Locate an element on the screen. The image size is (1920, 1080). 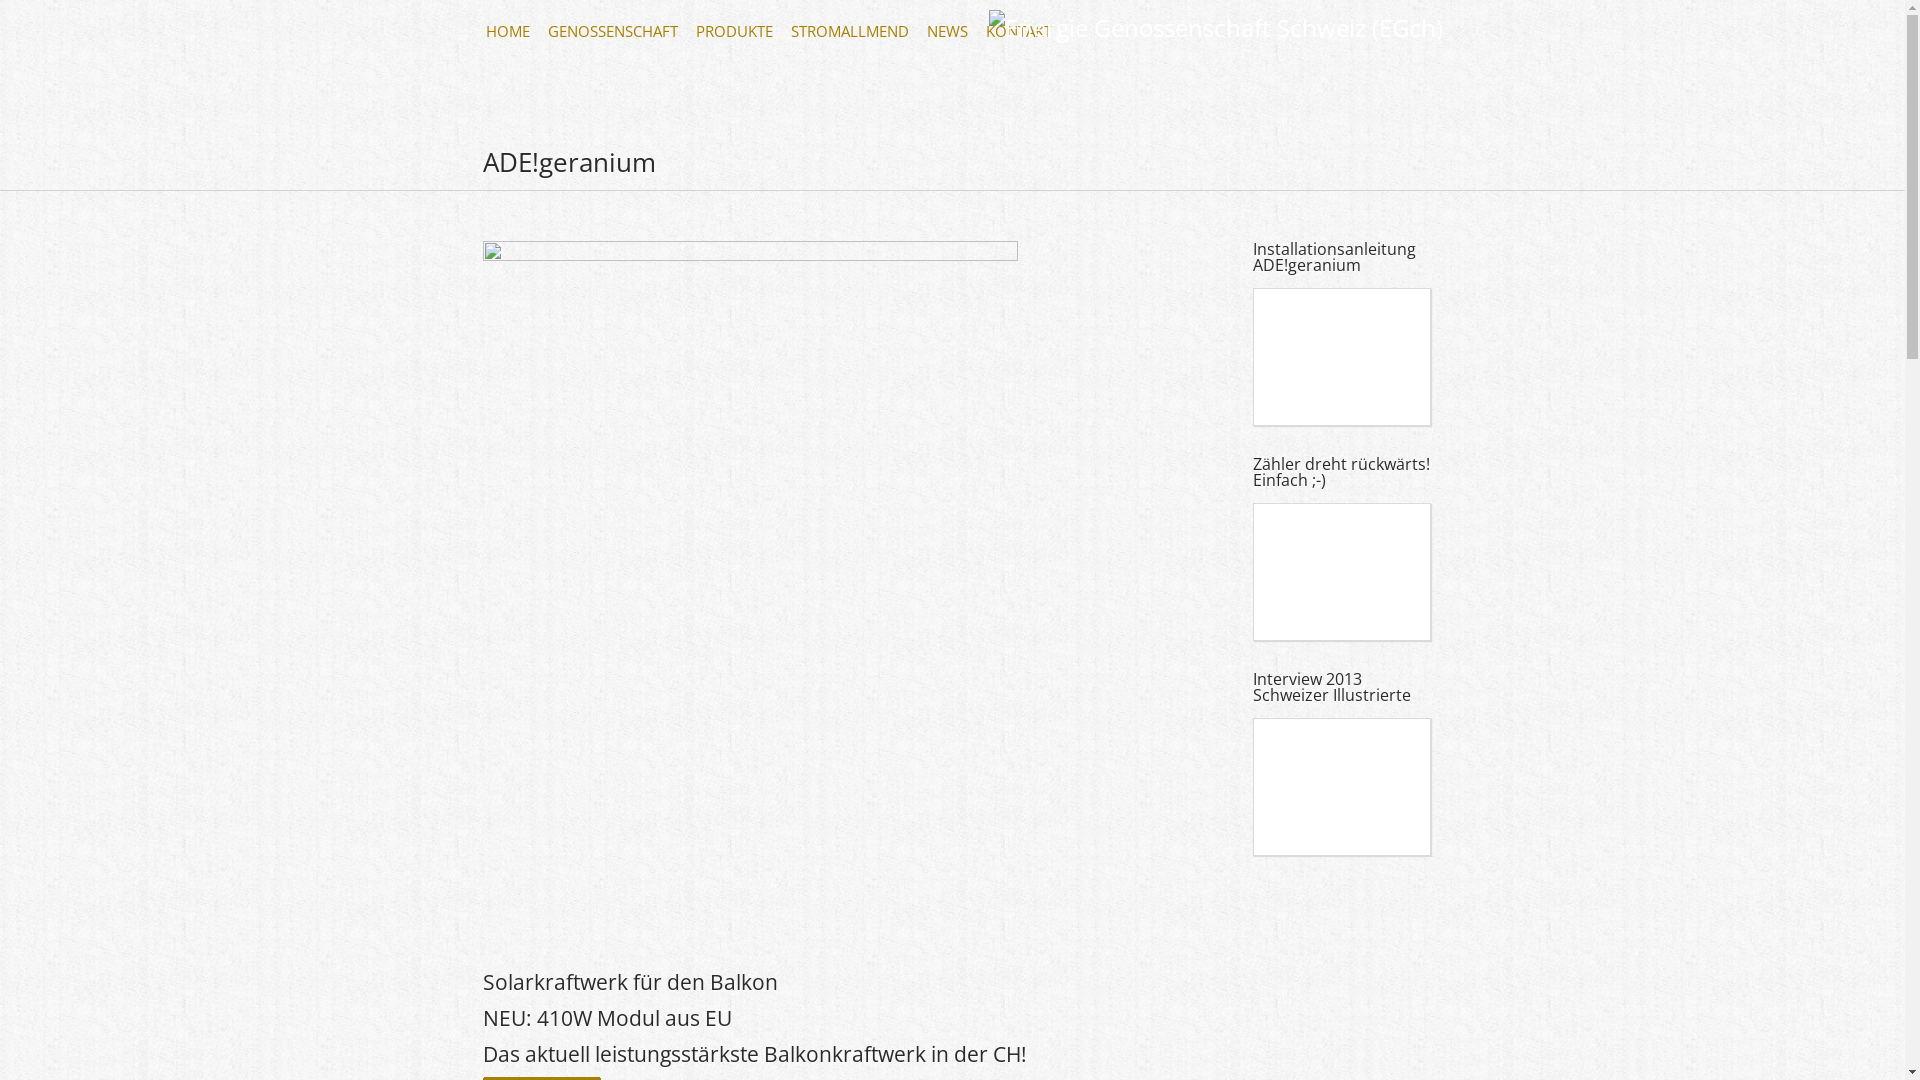
'KONTAKT ' is located at coordinates (1018, 25).